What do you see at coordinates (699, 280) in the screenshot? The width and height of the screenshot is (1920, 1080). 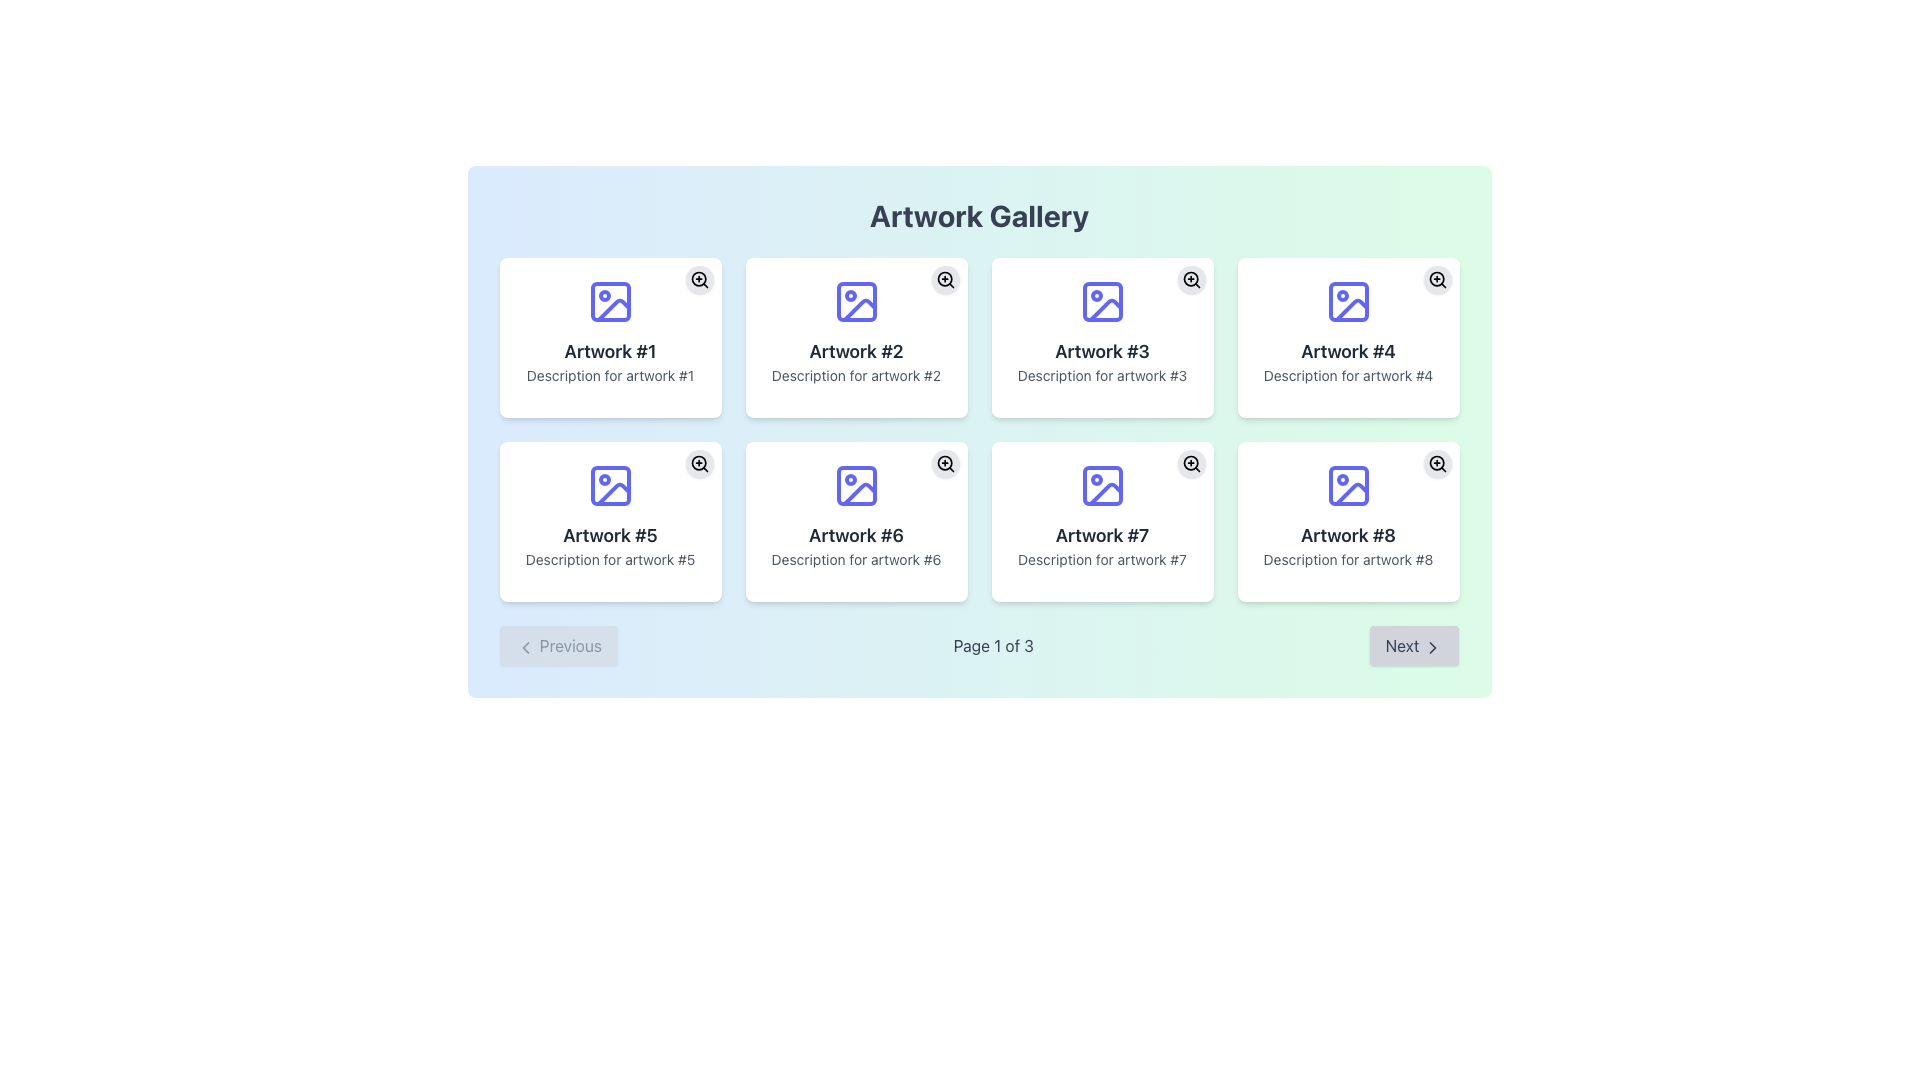 I see `the small circular button with a magnifying glass icon located at the top-right corner of the 'Artwork #1' card to trigger the hover effect` at bounding box center [699, 280].